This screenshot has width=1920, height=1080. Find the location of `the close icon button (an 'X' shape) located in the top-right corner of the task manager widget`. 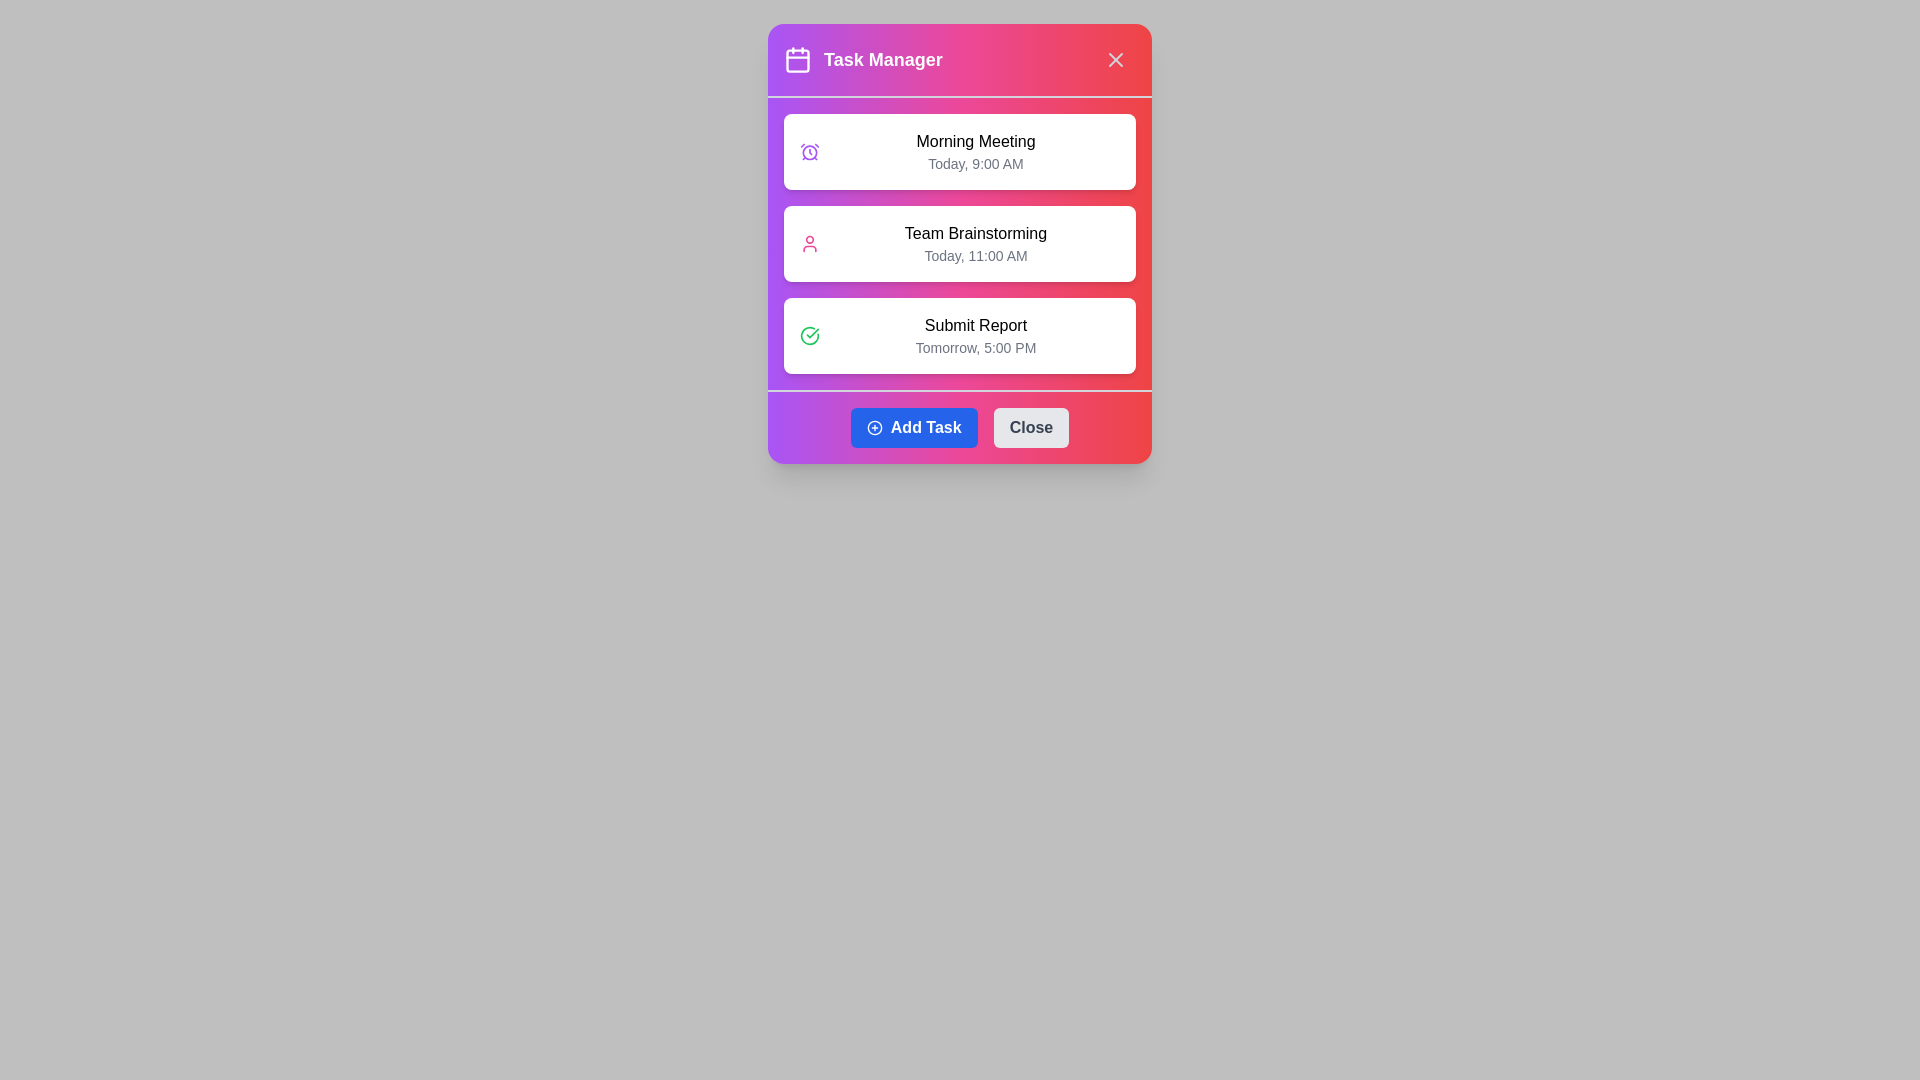

the close icon button (an 'X' shape) located in the top-right corner of the task manager widget is located at coordinates (1115, 59).